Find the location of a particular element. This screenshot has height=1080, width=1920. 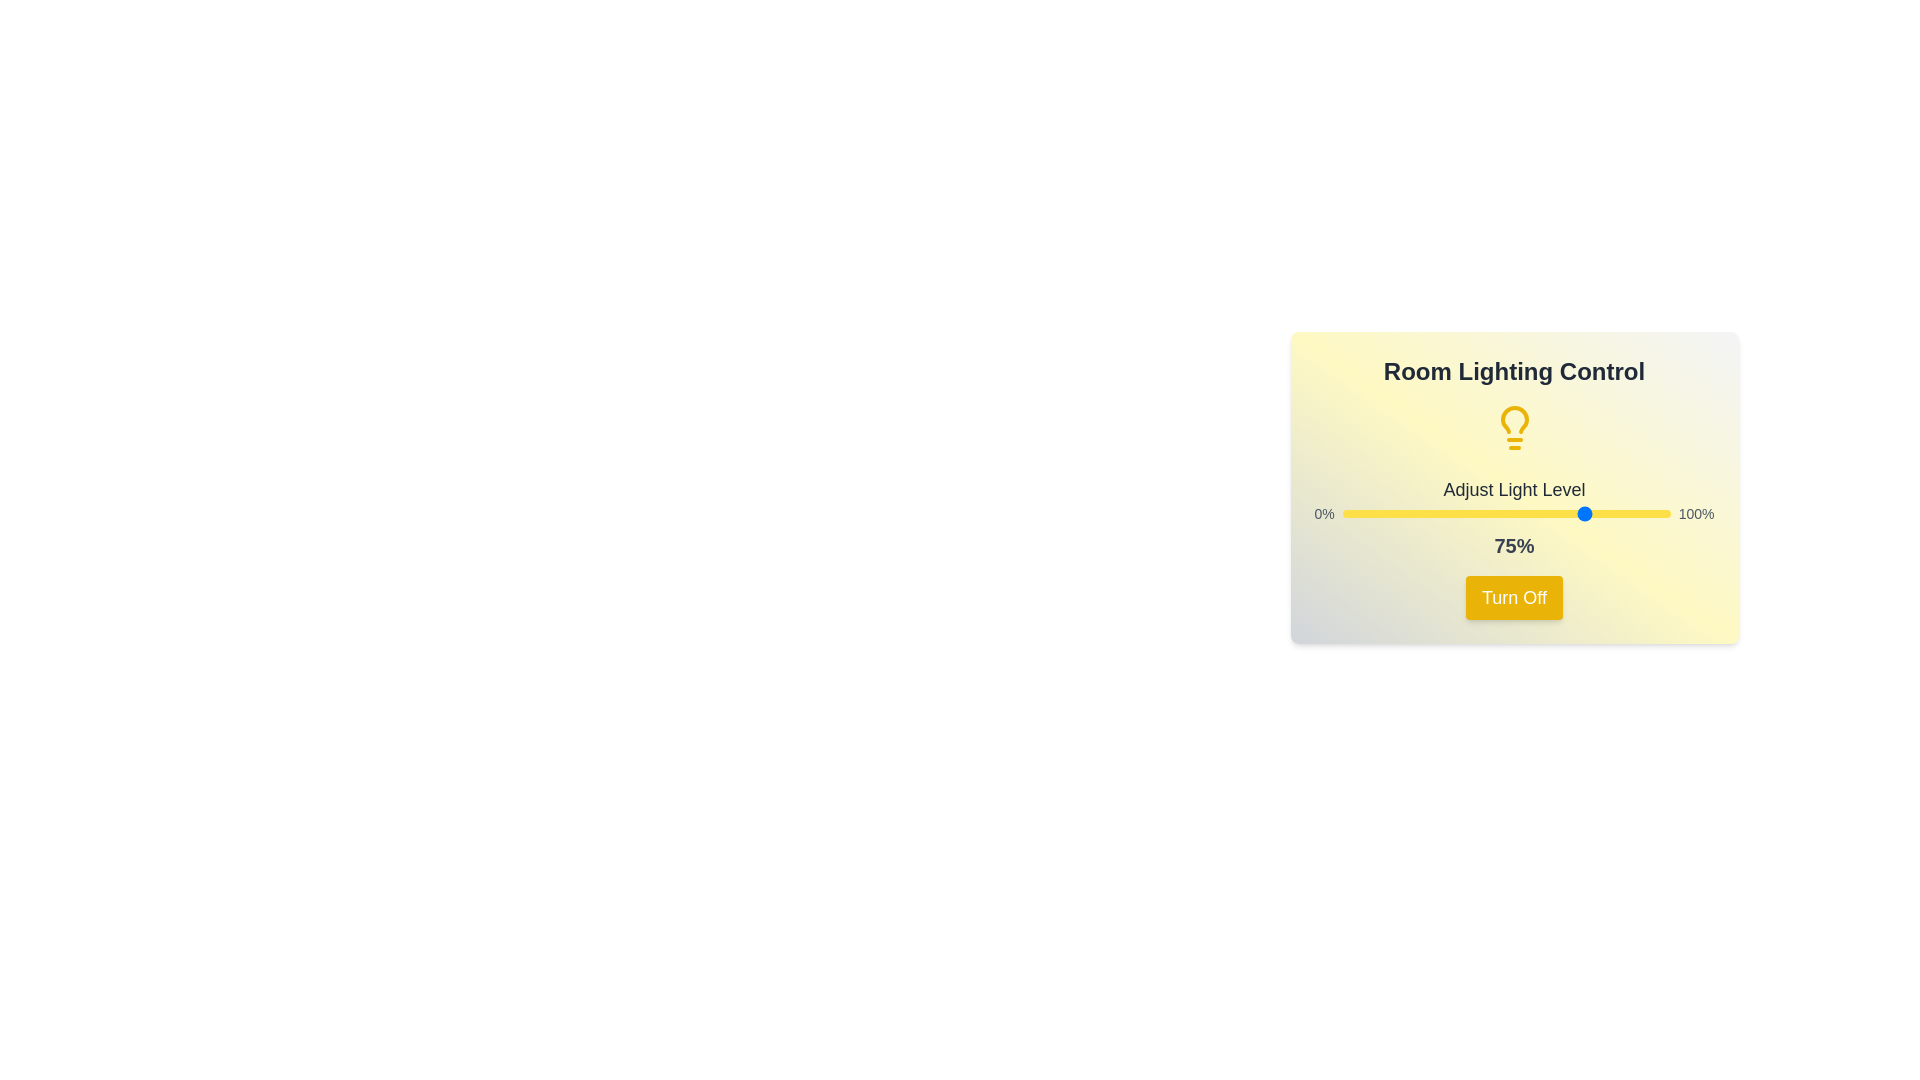

the light level to 18% by dragging the slider is located at coordinates (1400, 512).